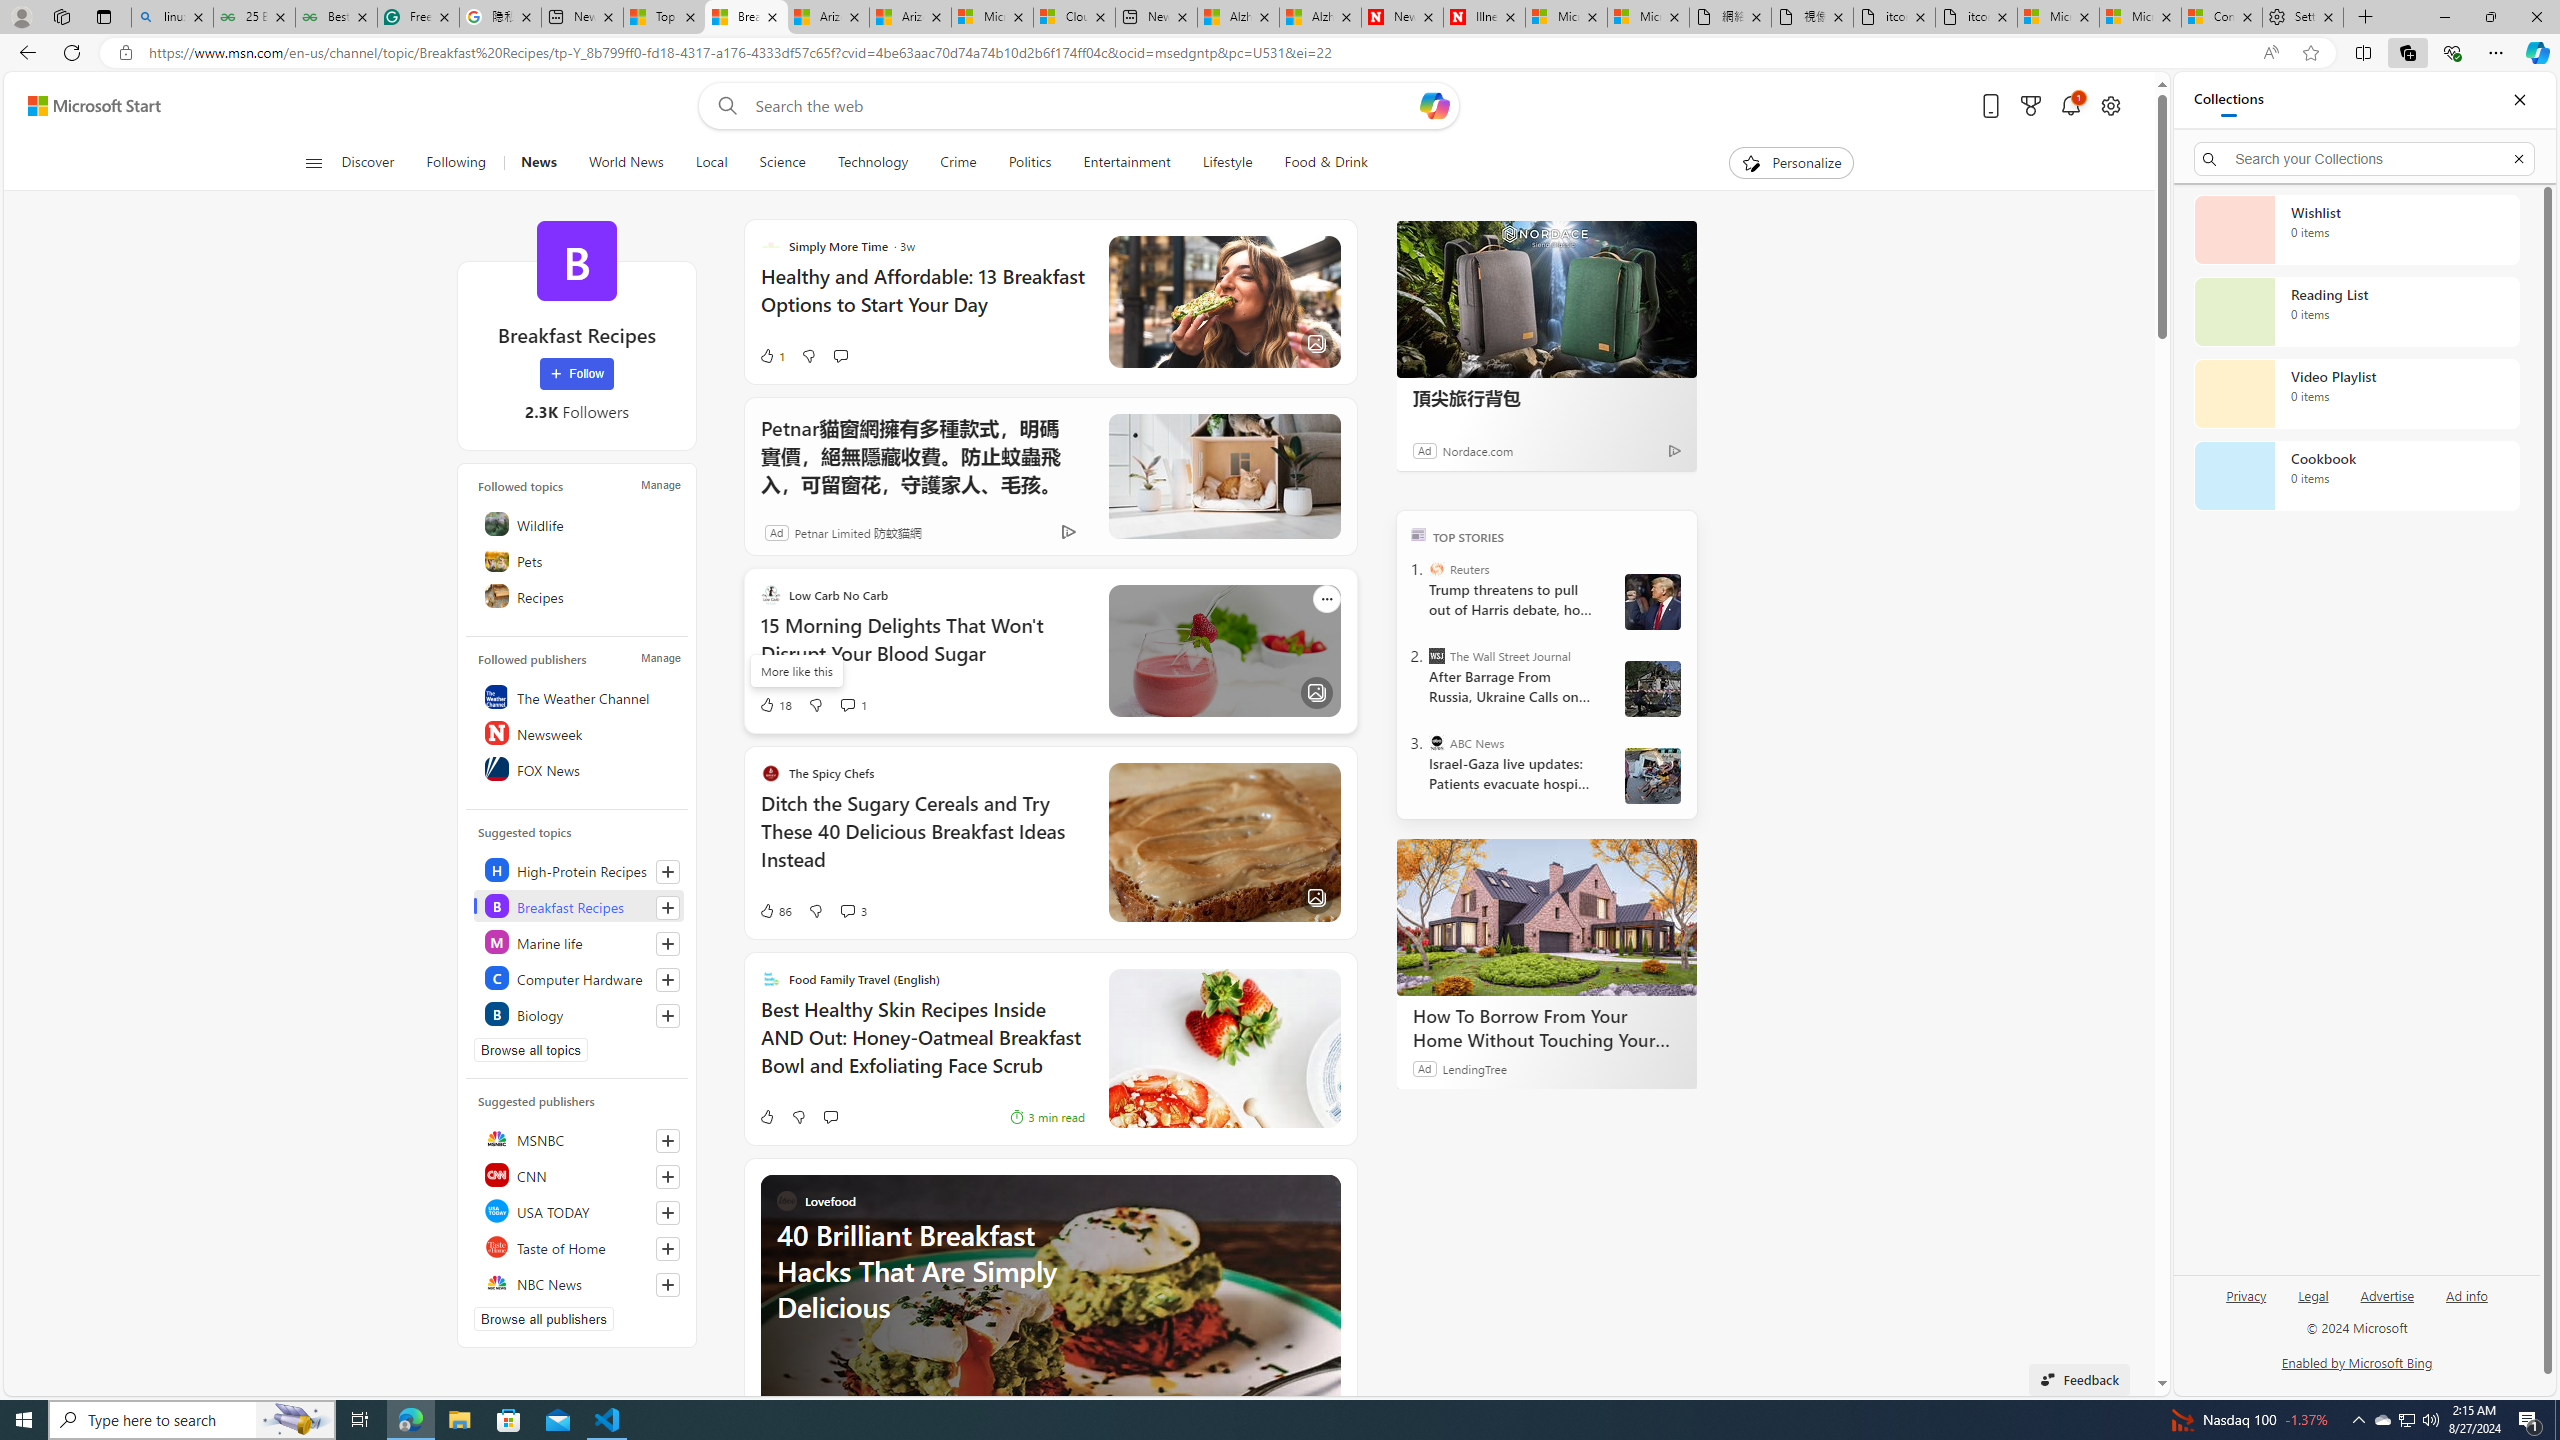  What do you see at coordinates (1435, 654) in the screenshot?
I see `'The Wall Street Journal'` at bounding box center [1435, 654].